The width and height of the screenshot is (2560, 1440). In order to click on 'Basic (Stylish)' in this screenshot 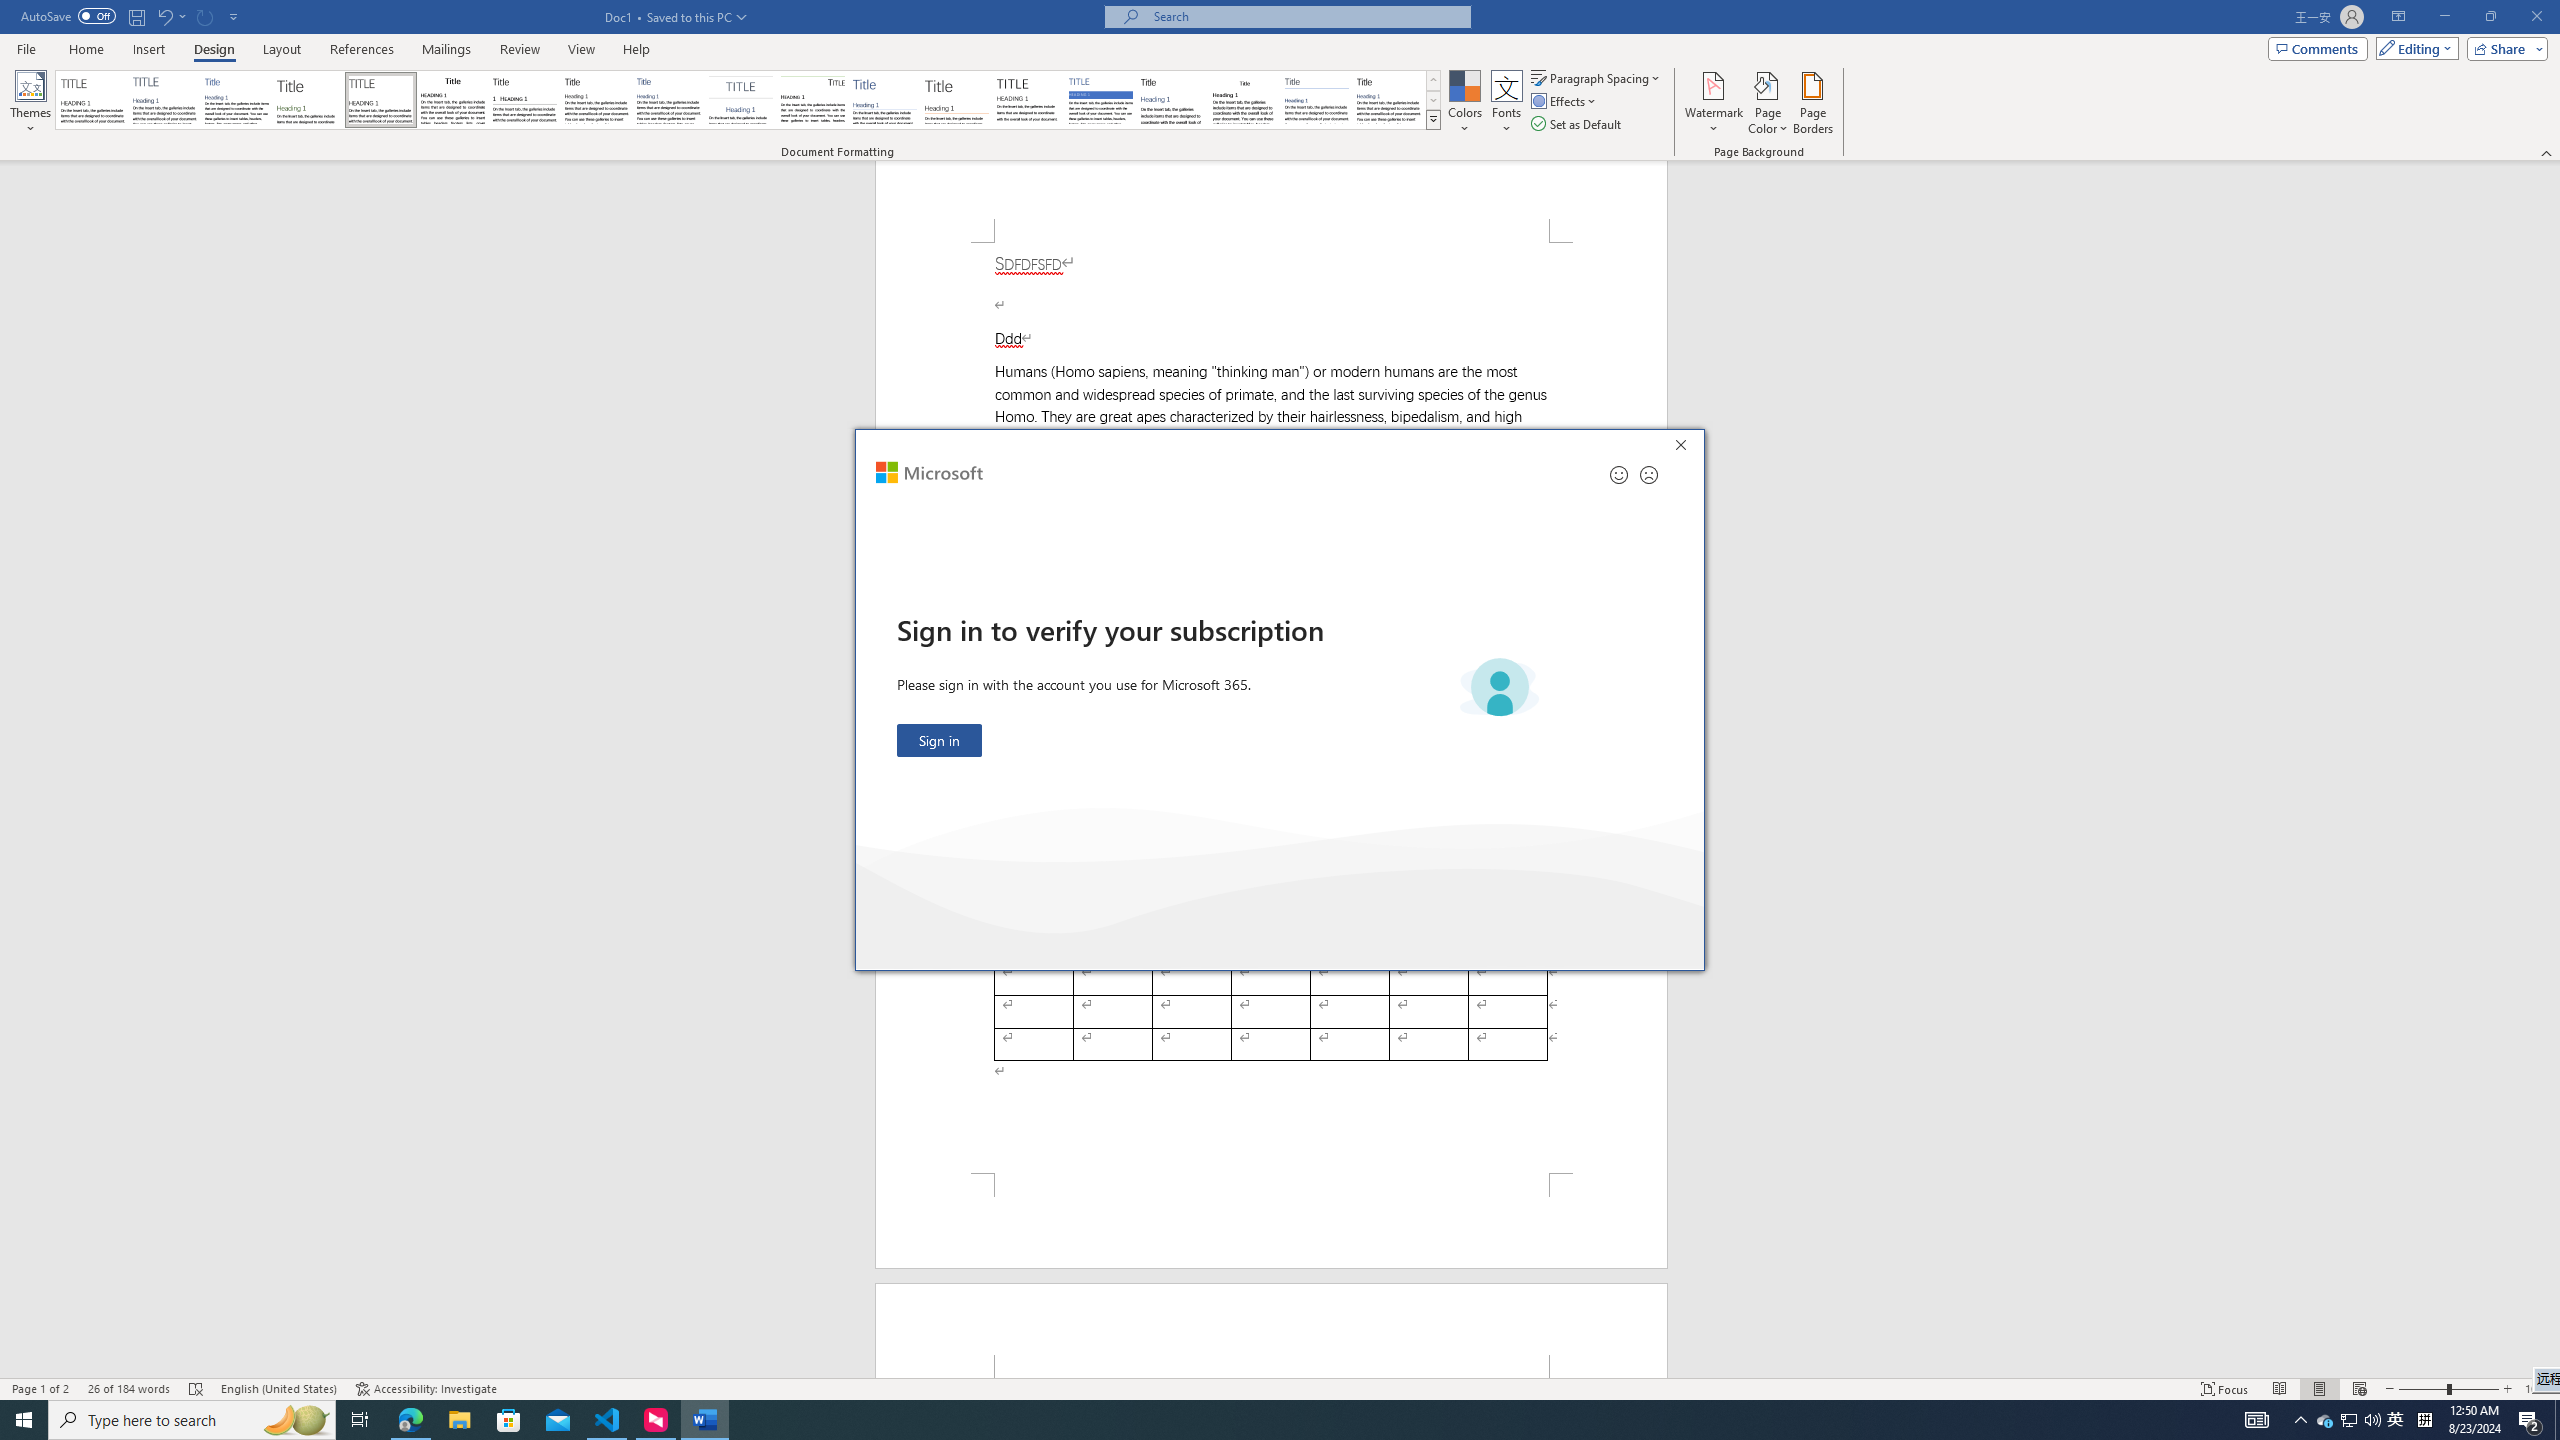, I will do `click(309, 99)`.